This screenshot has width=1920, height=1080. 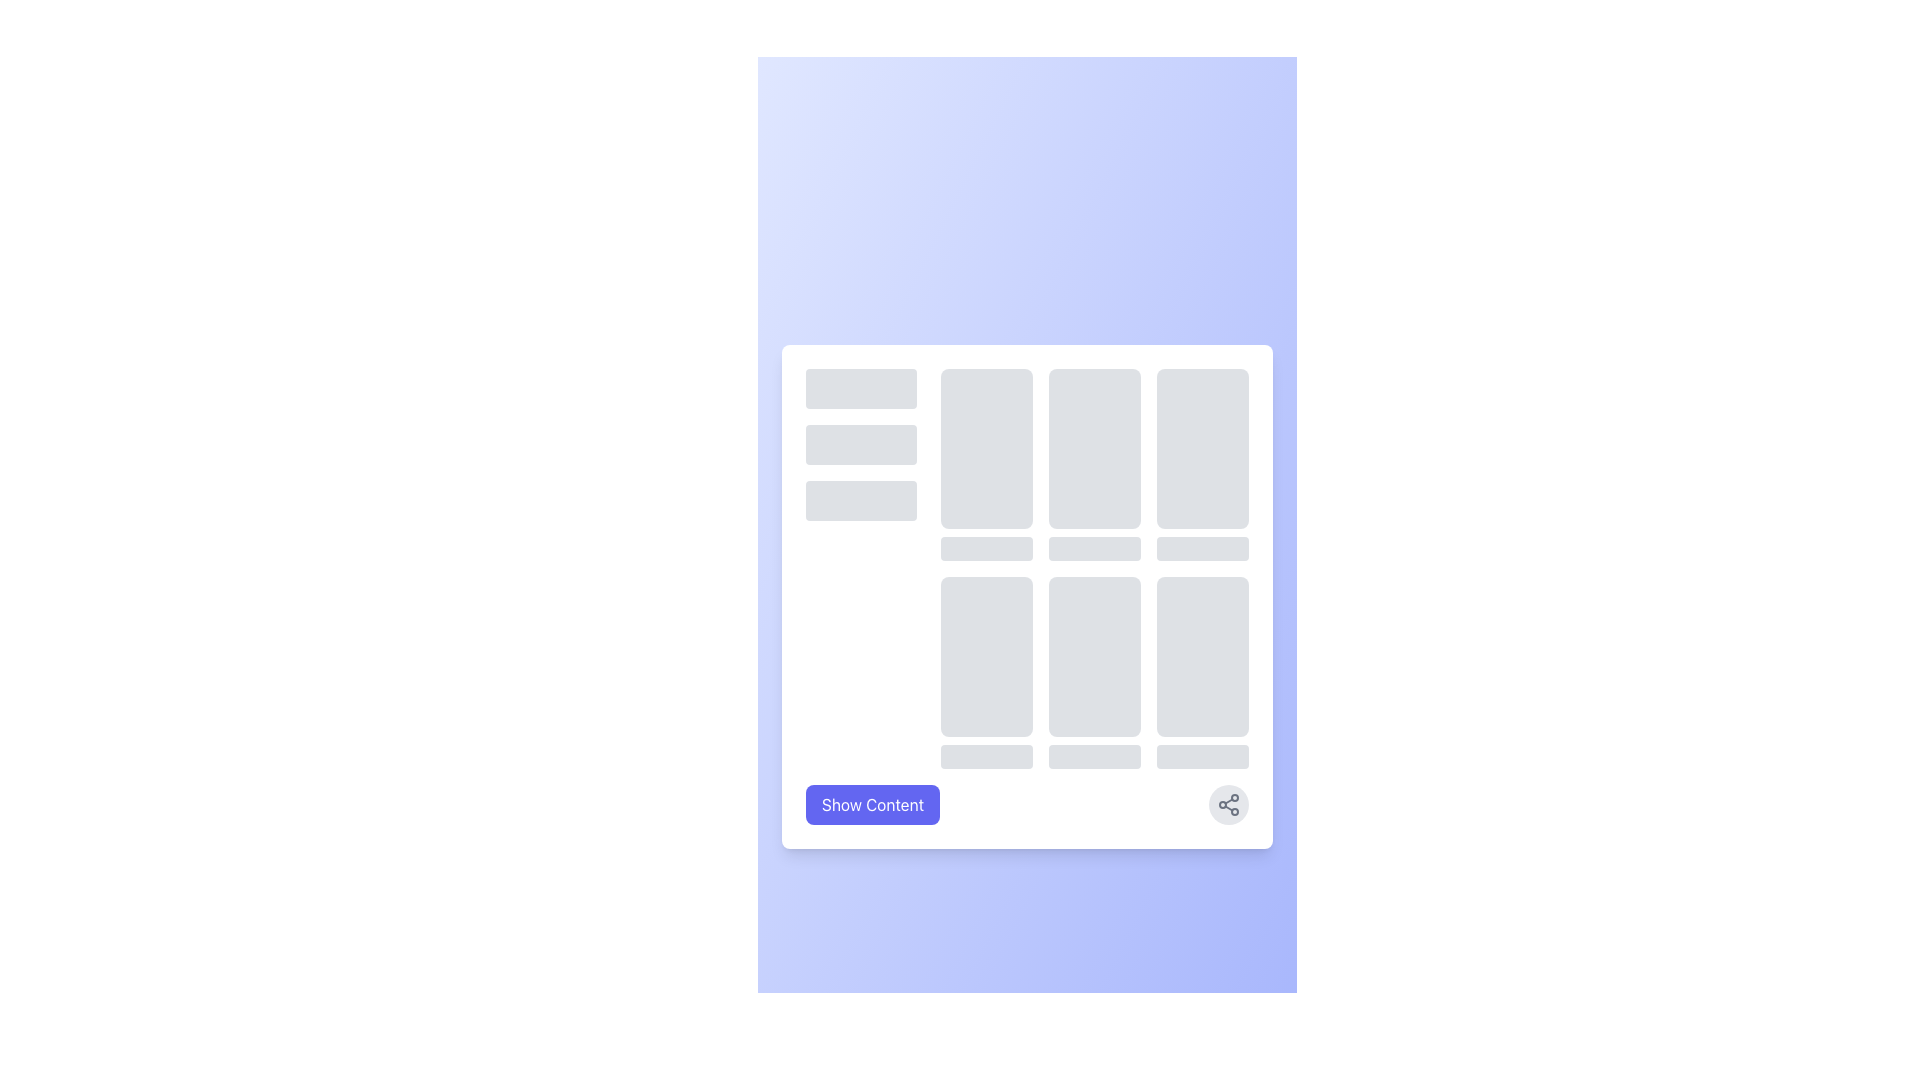 What do you see at coordinates (1201, 672) in the screenshot?
I see `the card-like UI component located in the bottom-right of a grid layout, which has a larger gray section at the top and a smaller gray section at the bottom with rounded corners` at bounding box center [1201, 672].